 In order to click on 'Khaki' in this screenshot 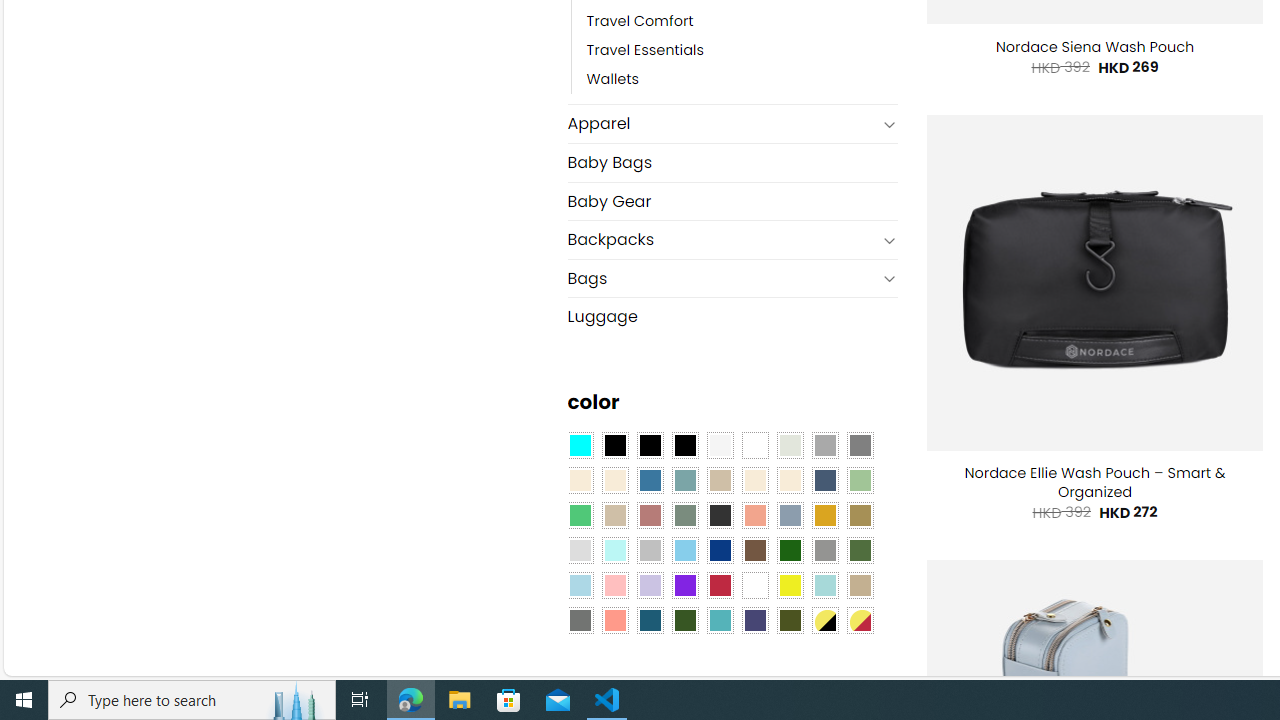, I will do `click(860, 585)`.